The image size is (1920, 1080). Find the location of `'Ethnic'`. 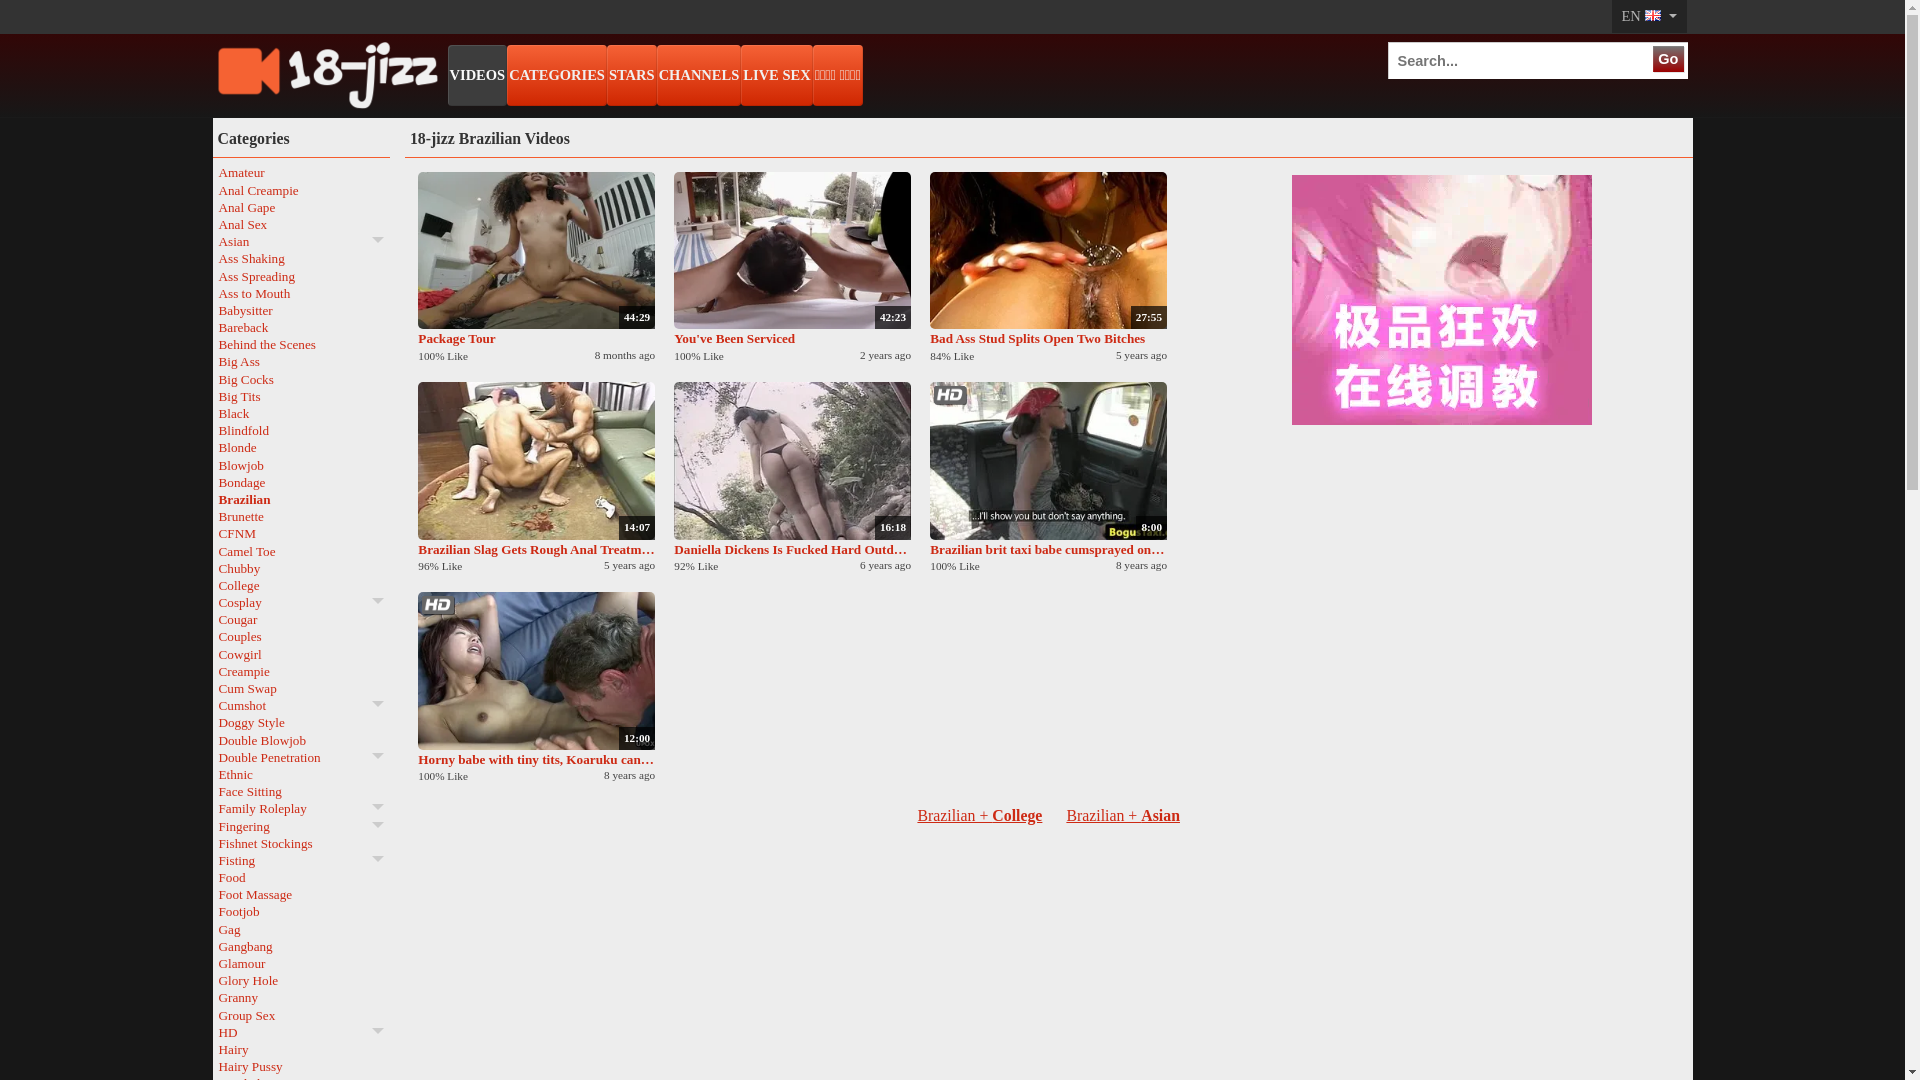

'Ethnic' is located at coordinates (300, 773).